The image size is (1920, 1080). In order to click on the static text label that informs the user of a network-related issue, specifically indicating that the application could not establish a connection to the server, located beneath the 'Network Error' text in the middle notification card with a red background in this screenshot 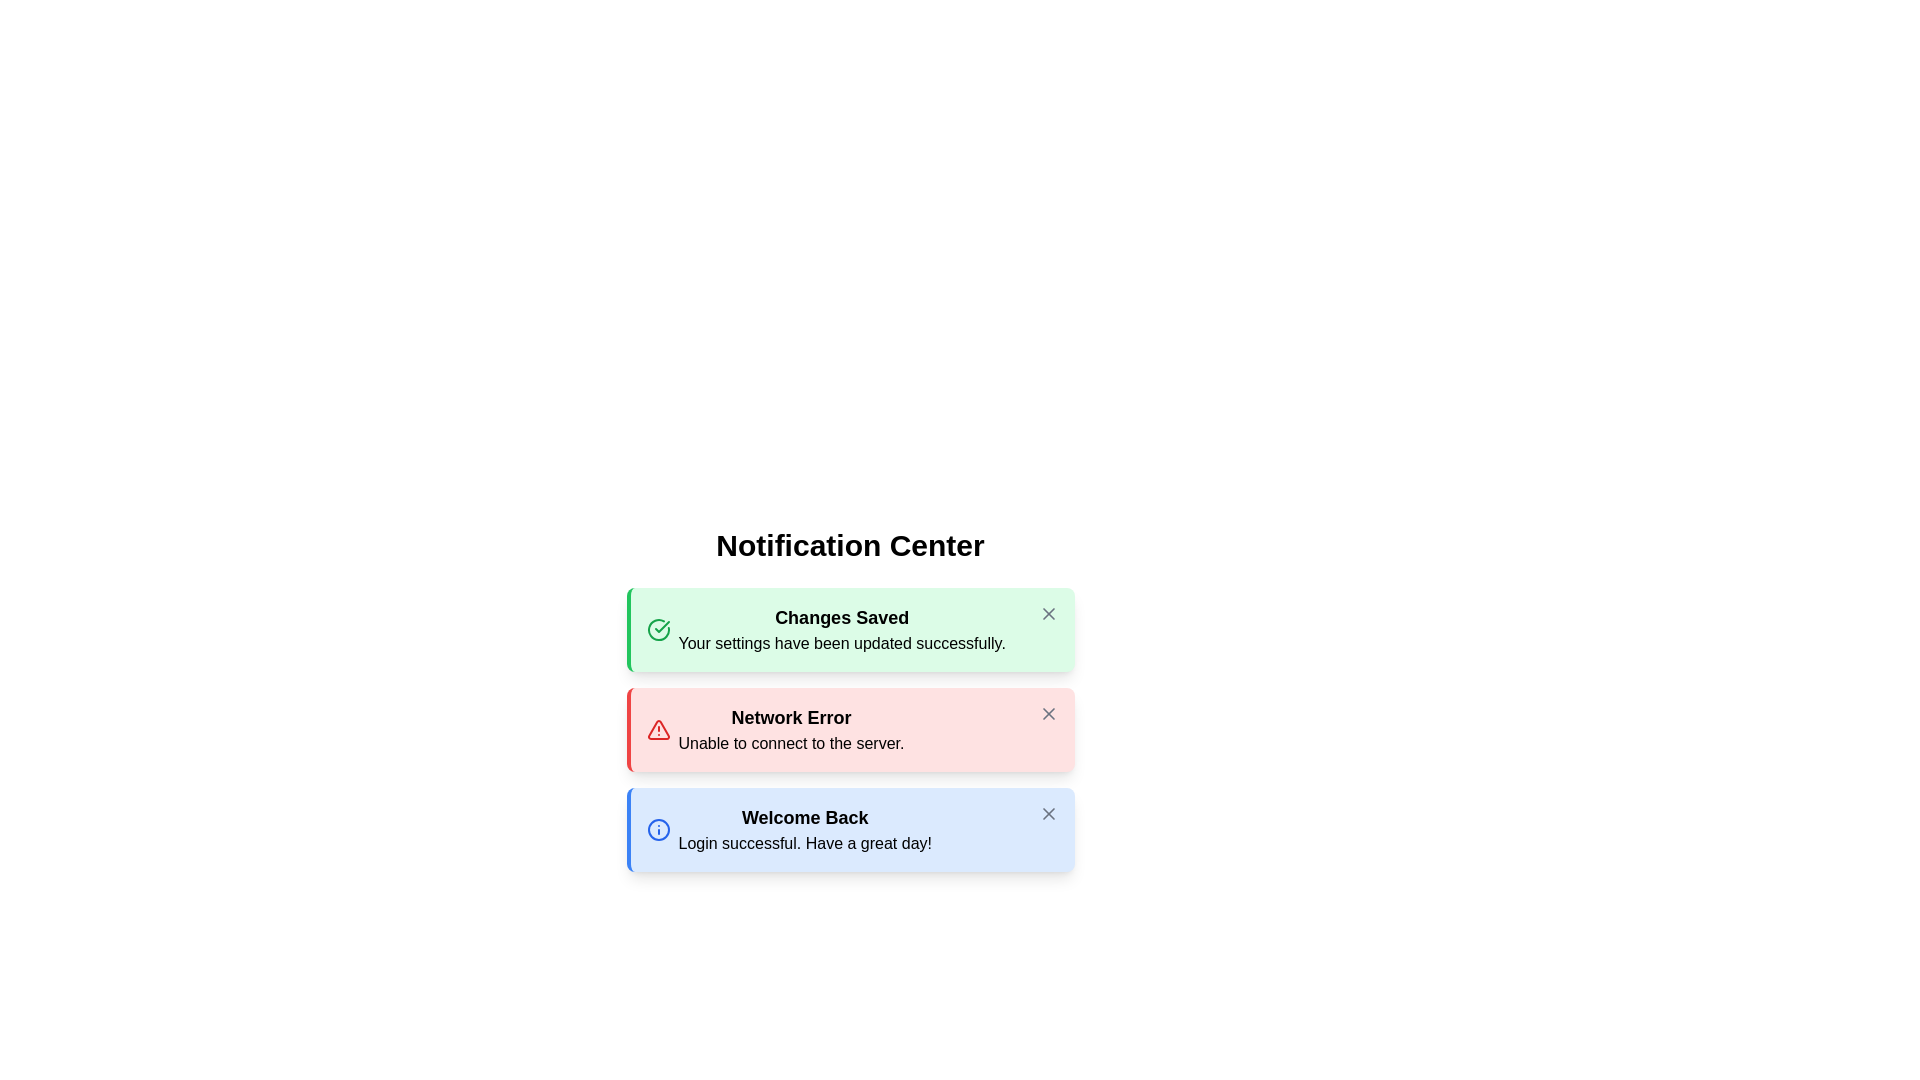, I will do `click(790, 744)`.